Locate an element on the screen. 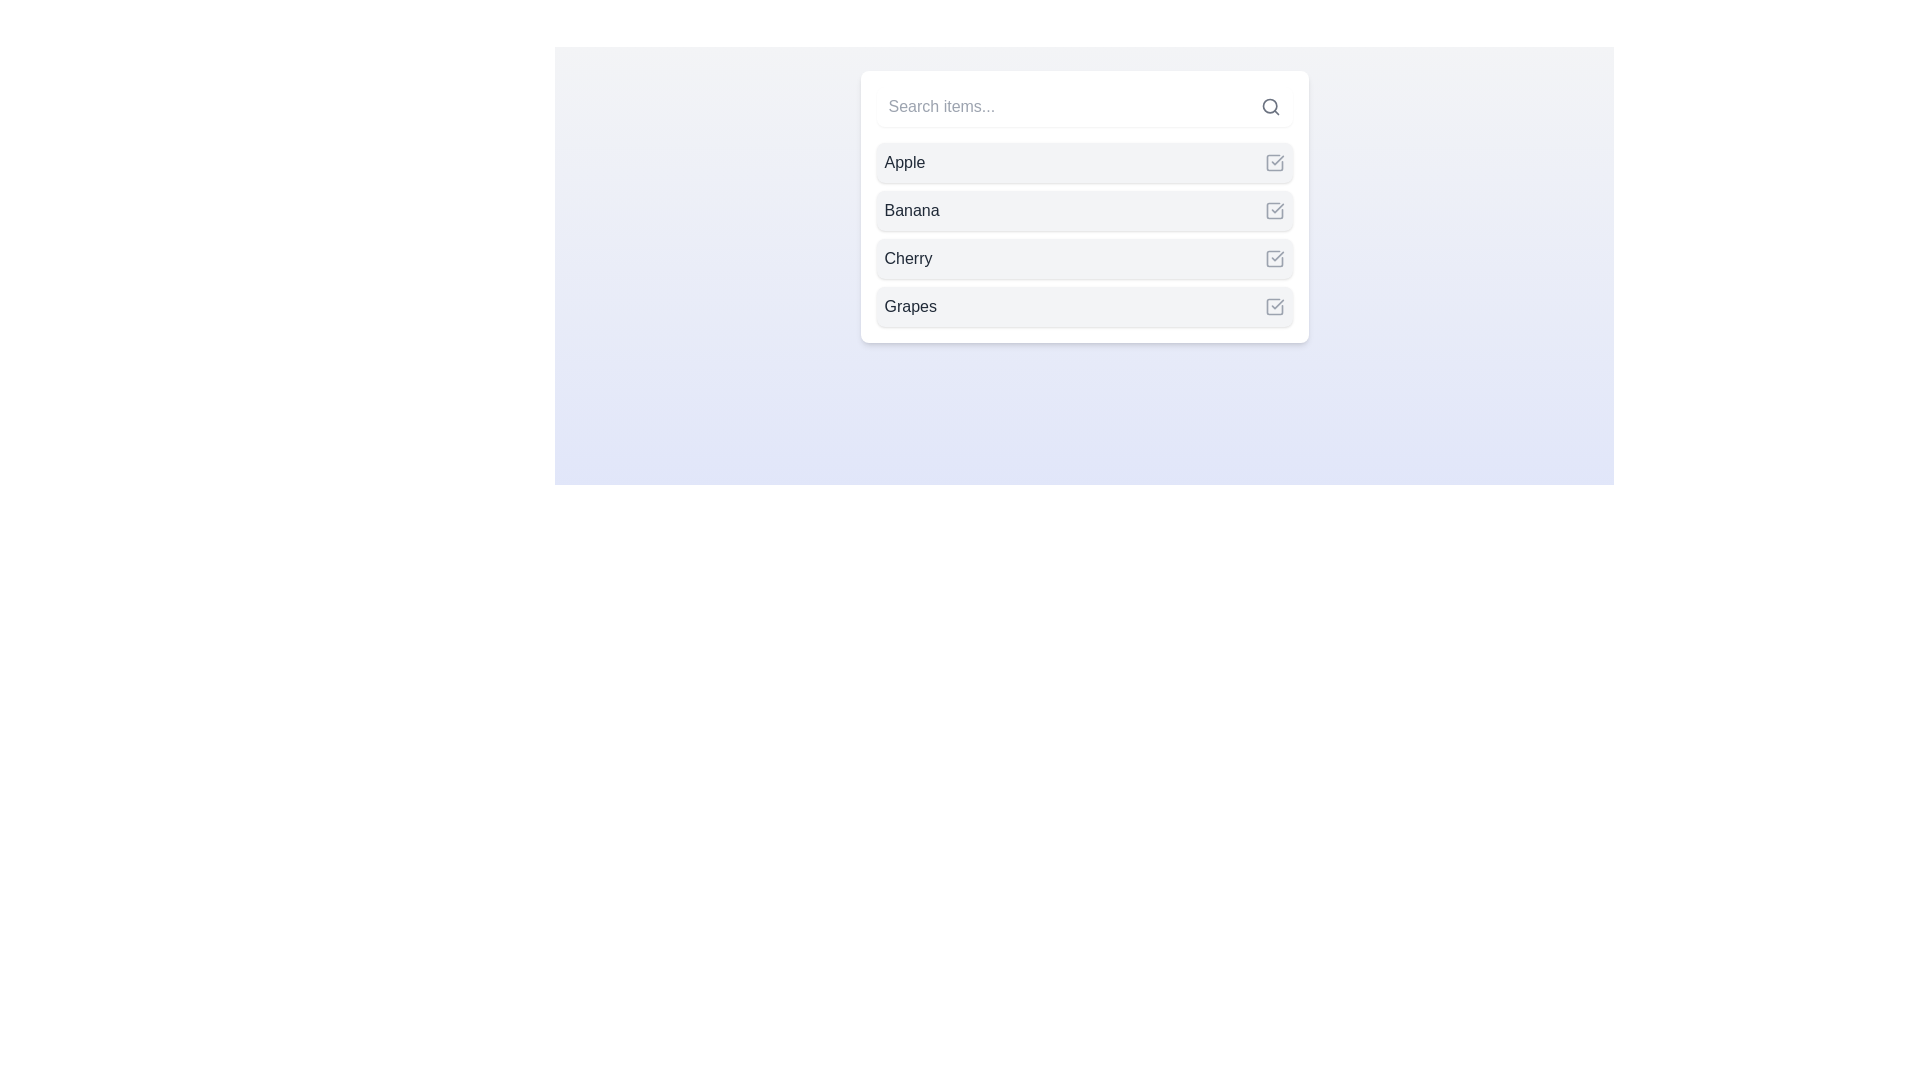  the checkbox located to the far right of the row labeled 'Cherry' is located at coordinates (1273, 257).